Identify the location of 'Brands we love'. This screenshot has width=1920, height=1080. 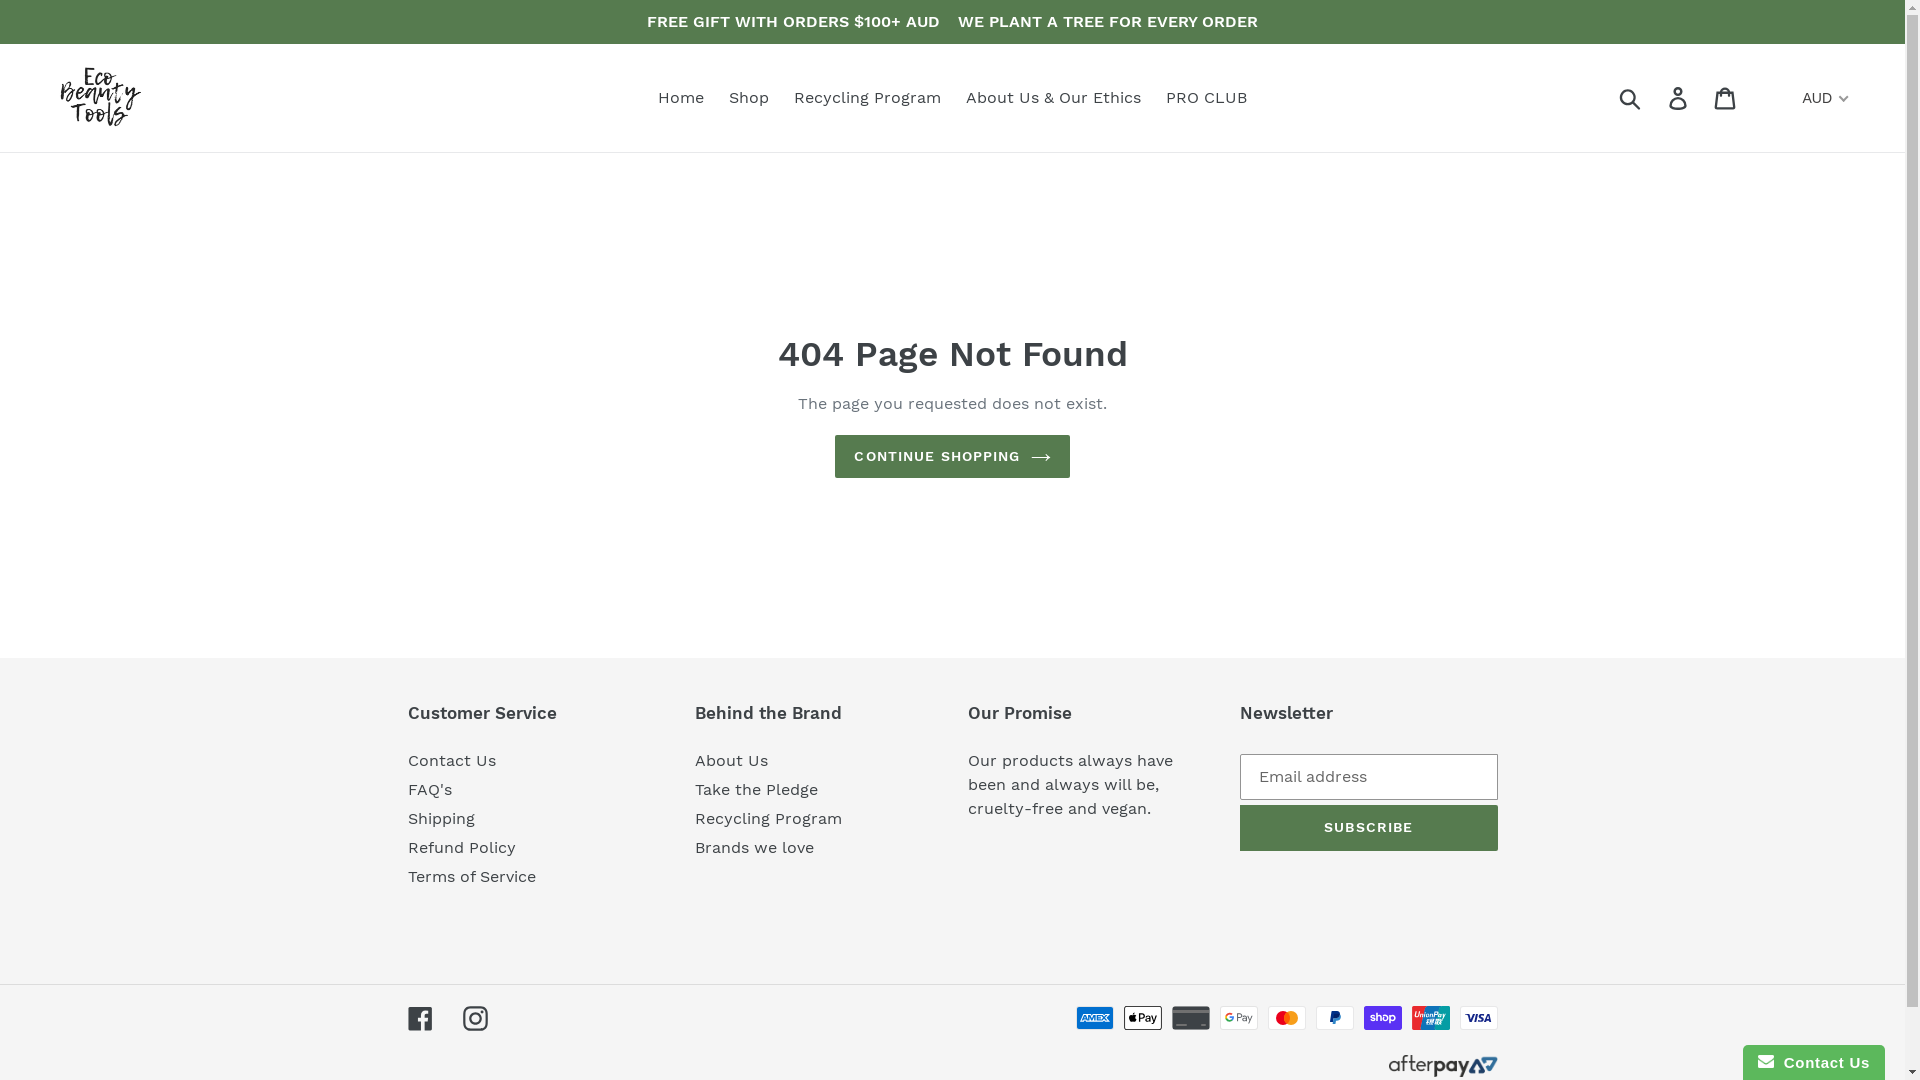
(753, 847).